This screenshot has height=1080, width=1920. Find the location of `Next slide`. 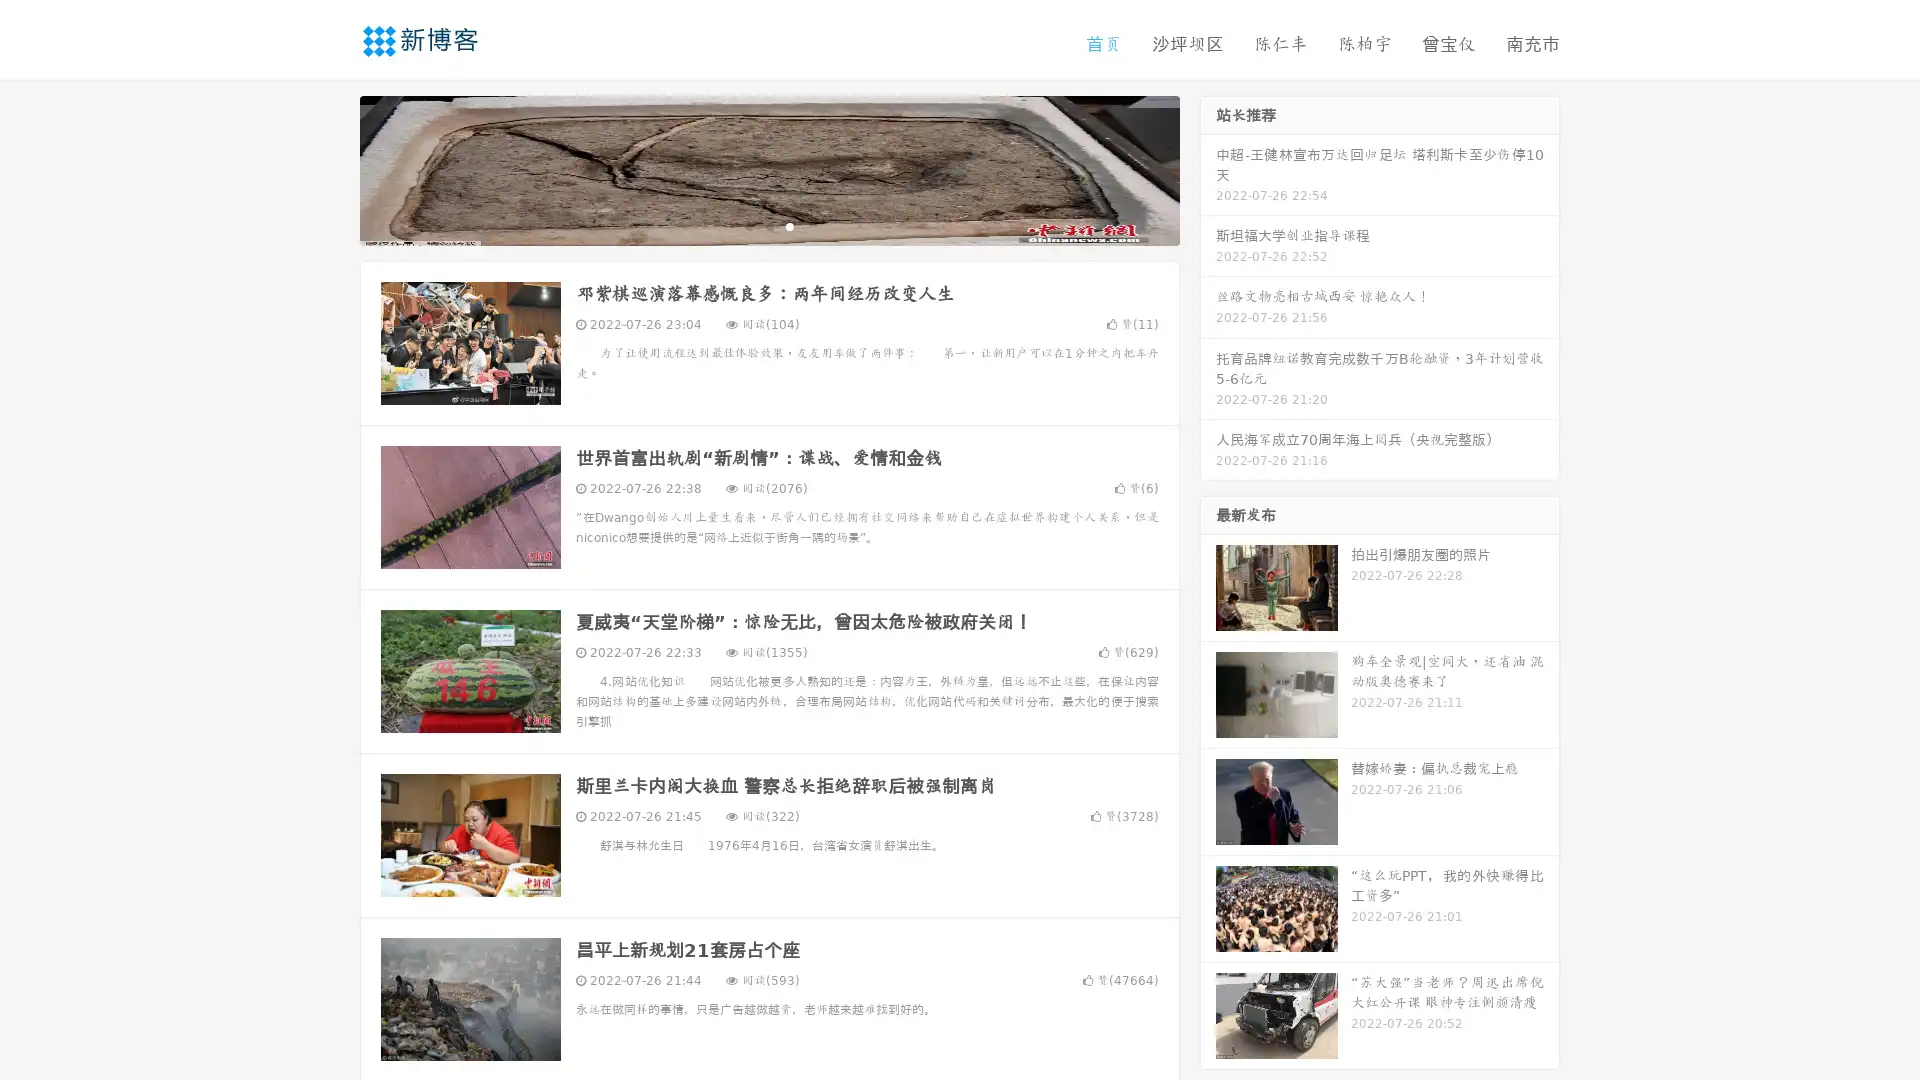

Next slide is located at coordinates (1208, 168).